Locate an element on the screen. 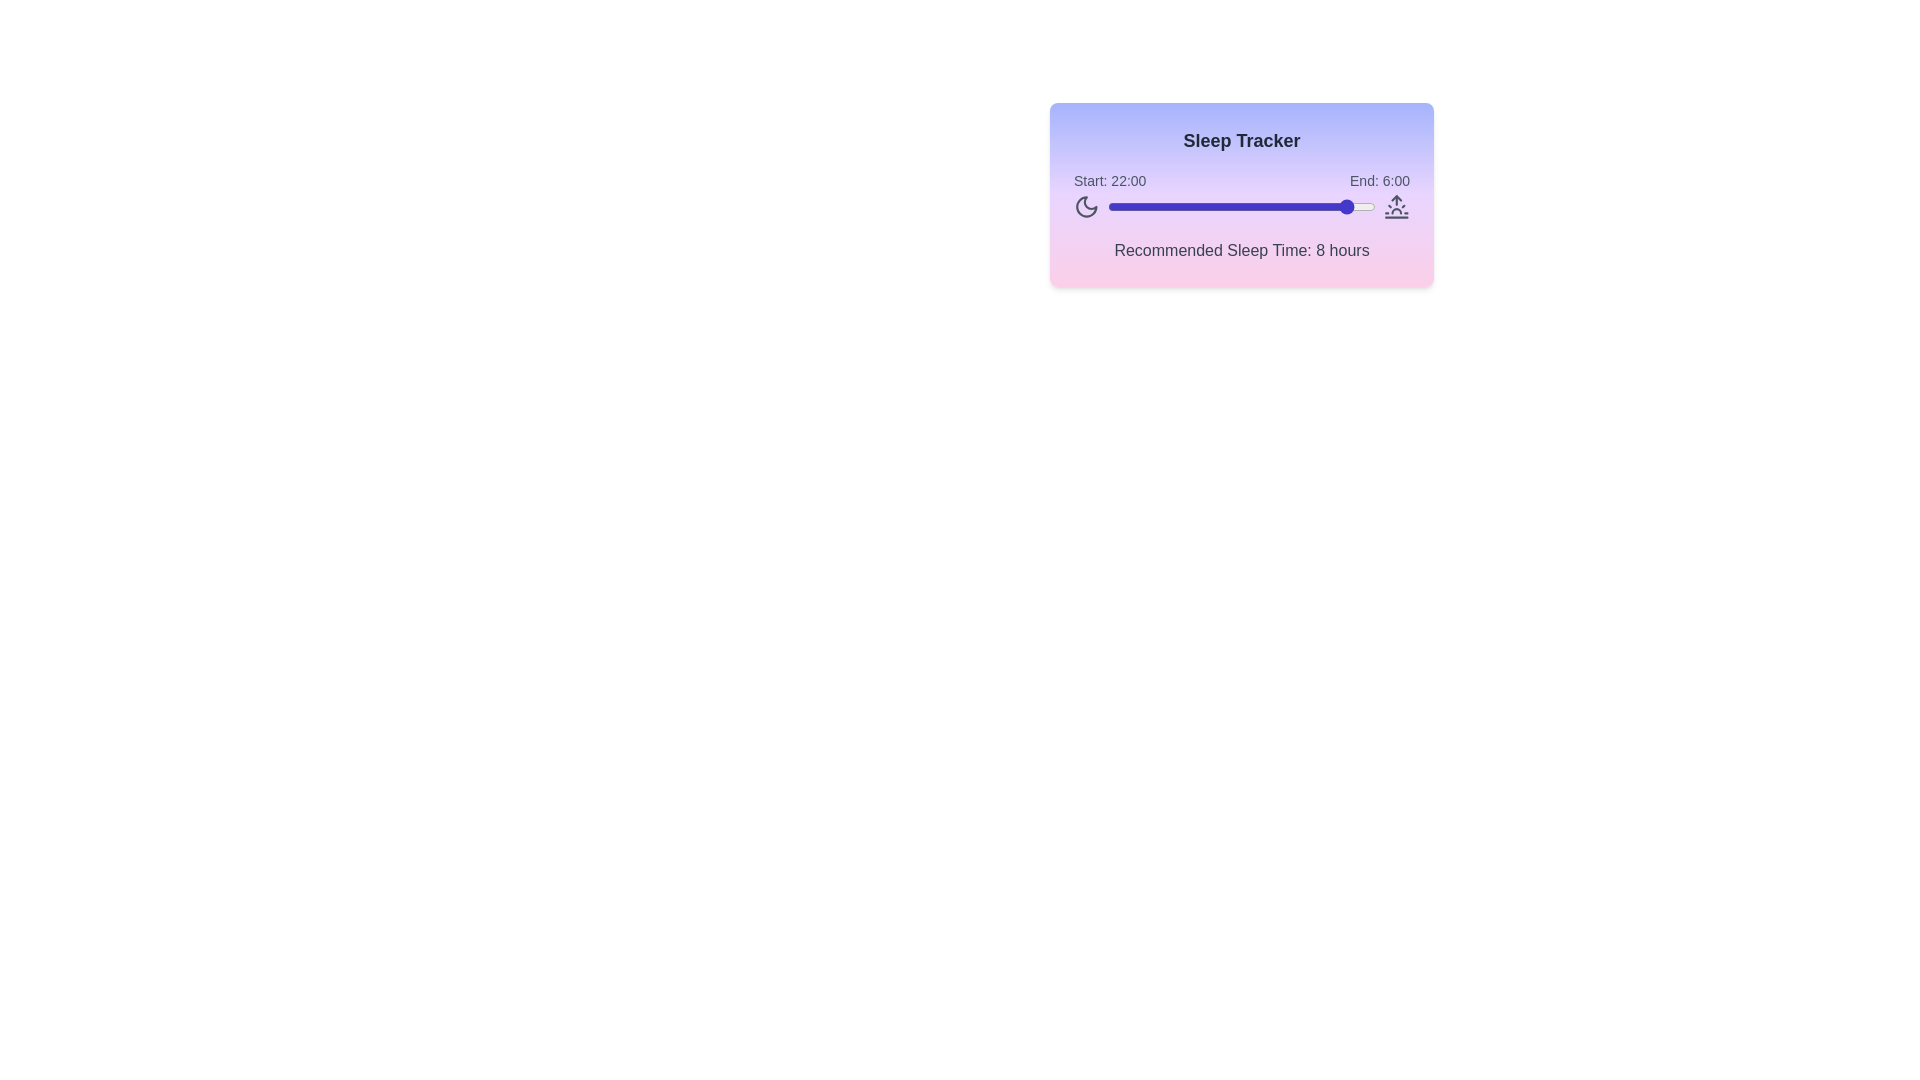 The image size is (1920, 1080). the sleep time slider to set the start time to 20 is located at coordinates (1331, 207).